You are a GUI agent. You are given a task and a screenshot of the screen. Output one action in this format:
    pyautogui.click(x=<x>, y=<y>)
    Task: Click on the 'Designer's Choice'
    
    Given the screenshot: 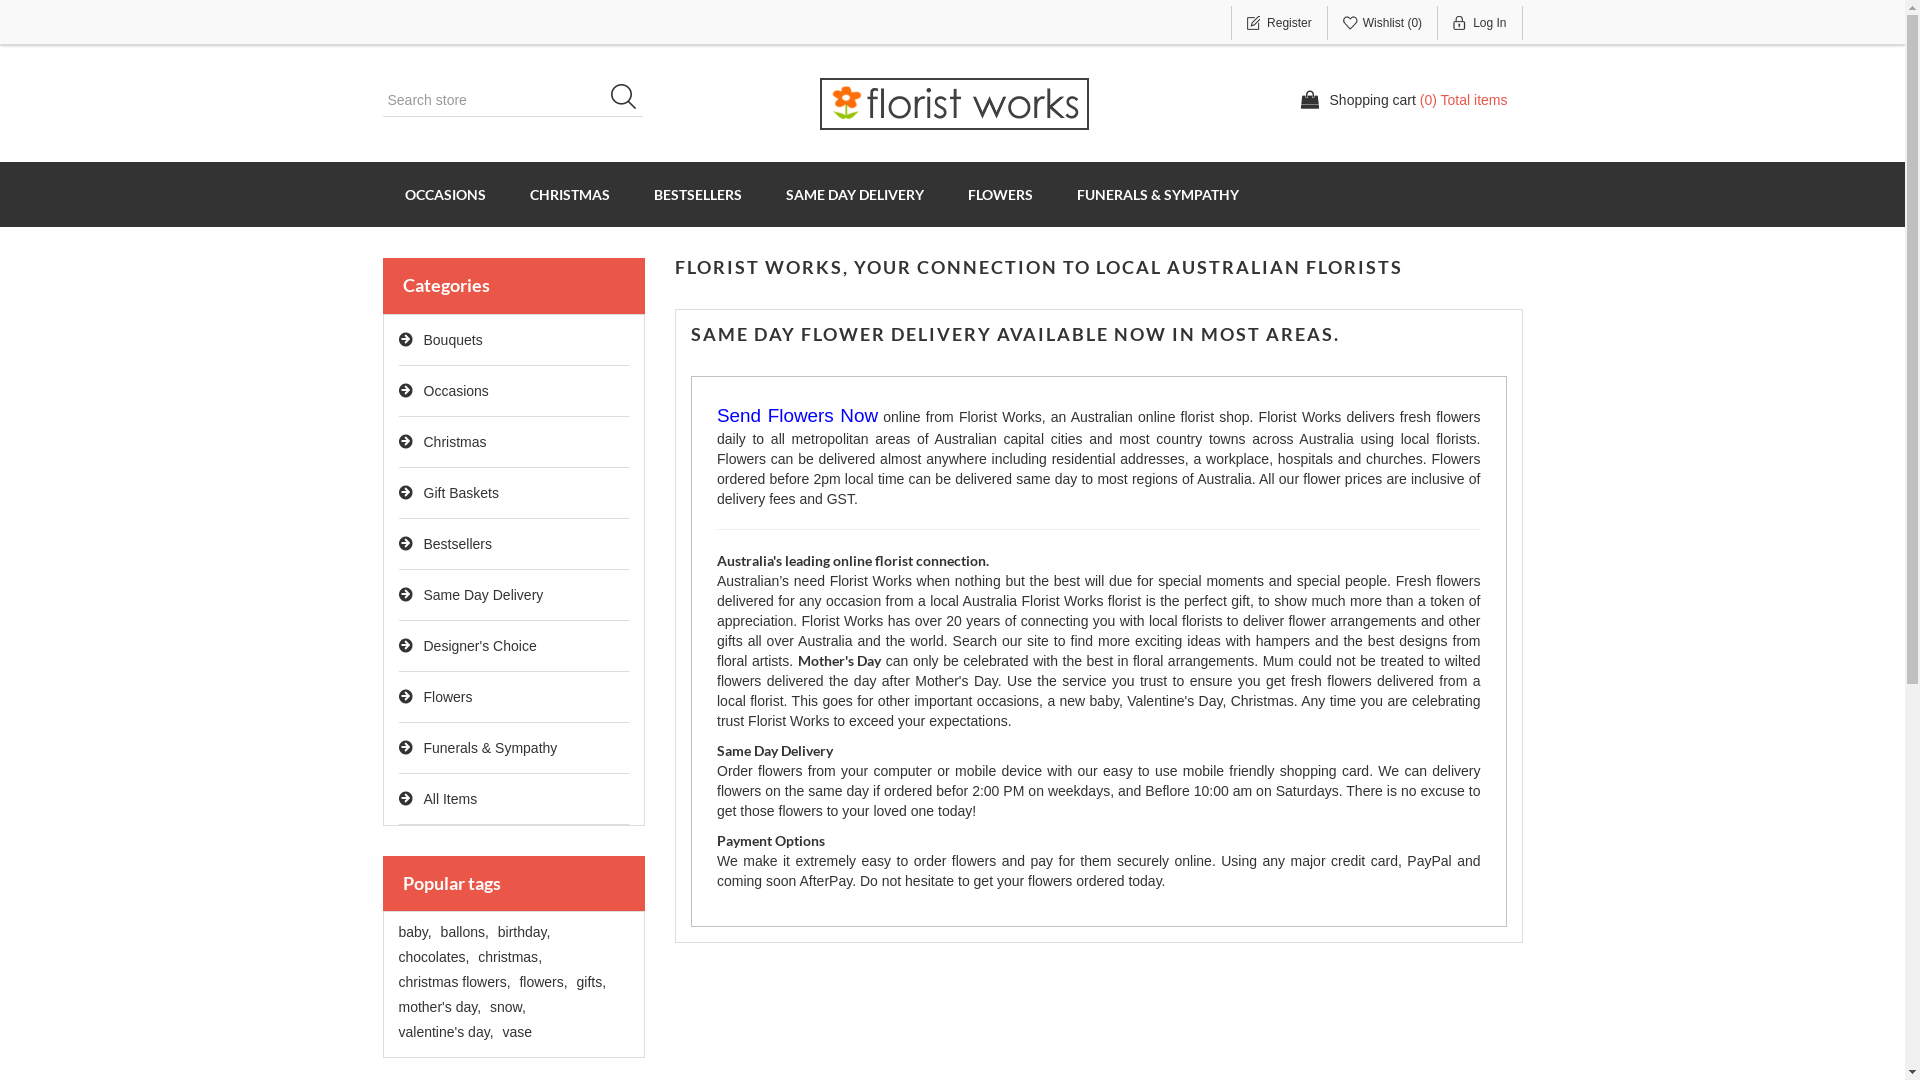 What is the action you would take?
    pyautogui.click(x=513, y=646)
    